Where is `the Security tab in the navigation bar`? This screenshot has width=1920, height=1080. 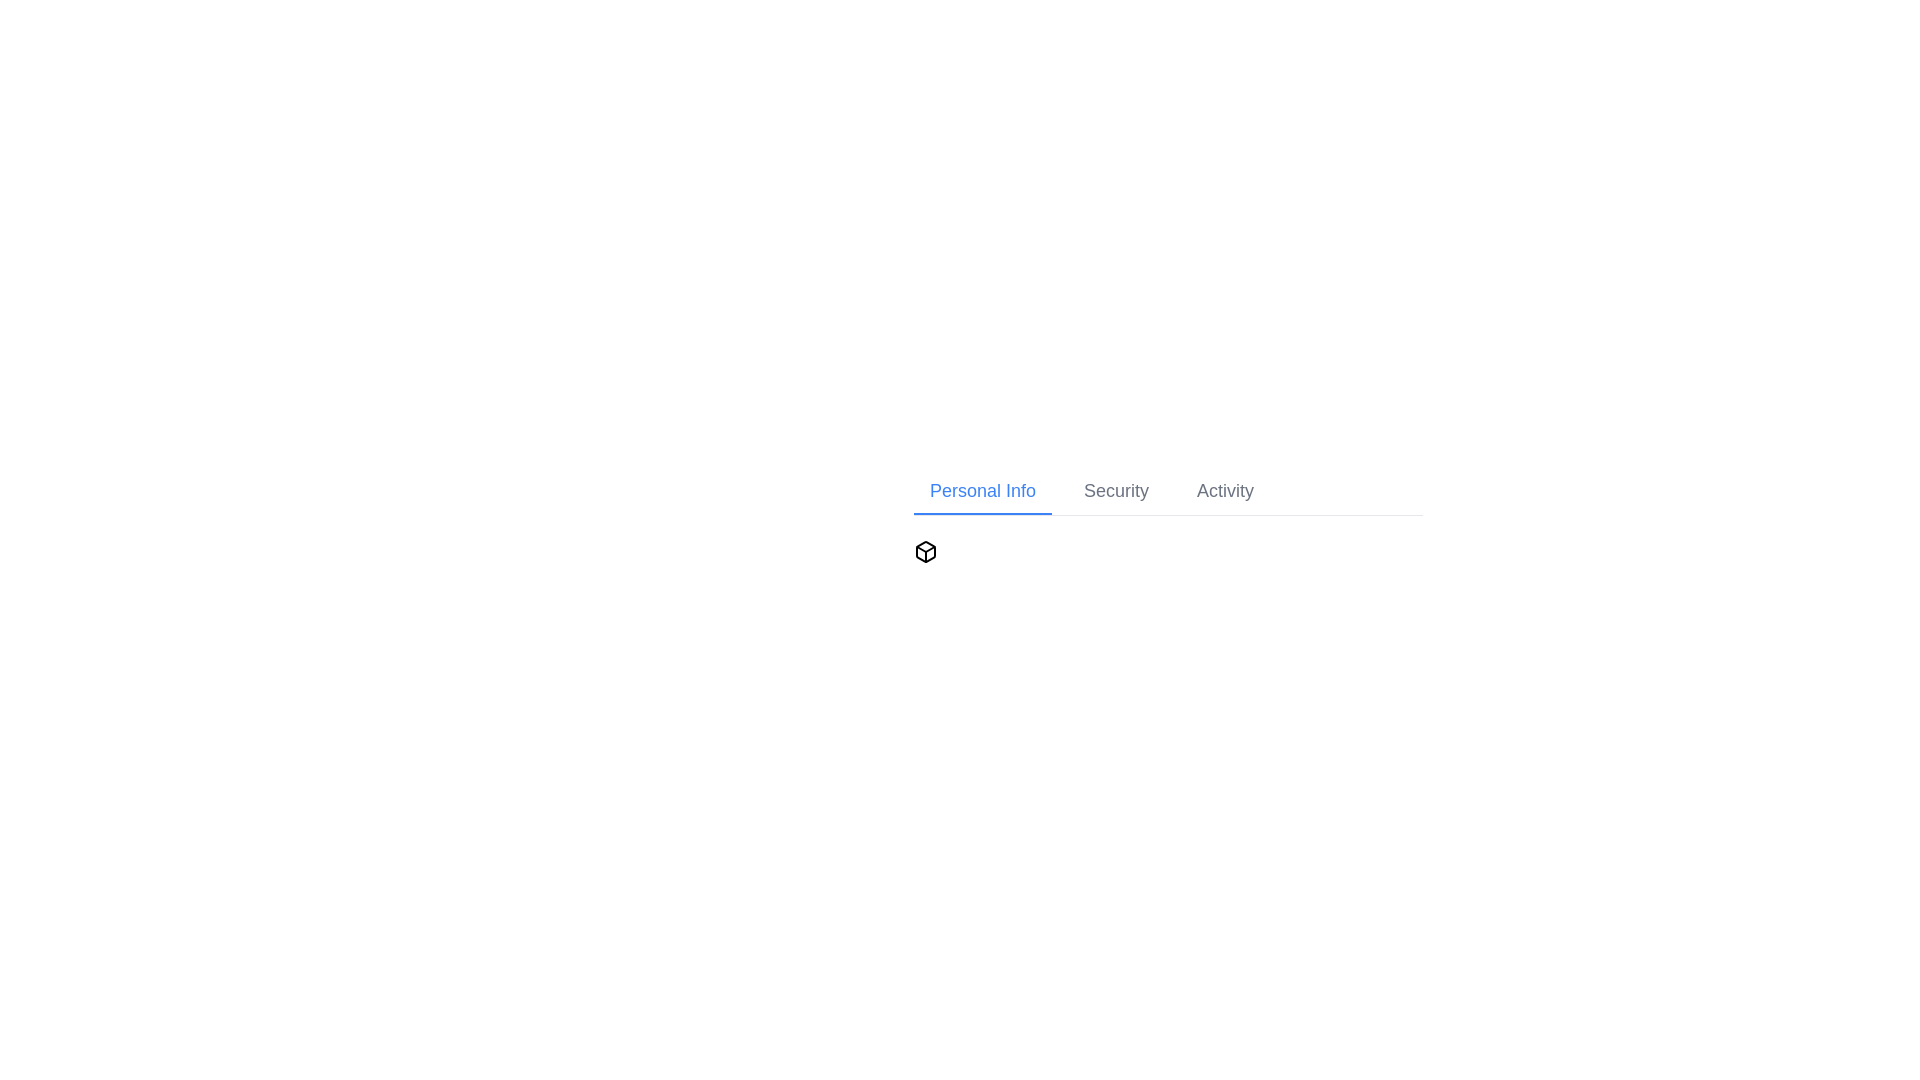 the Security tab in the navigation bar is located at coordinates (1116, 492).